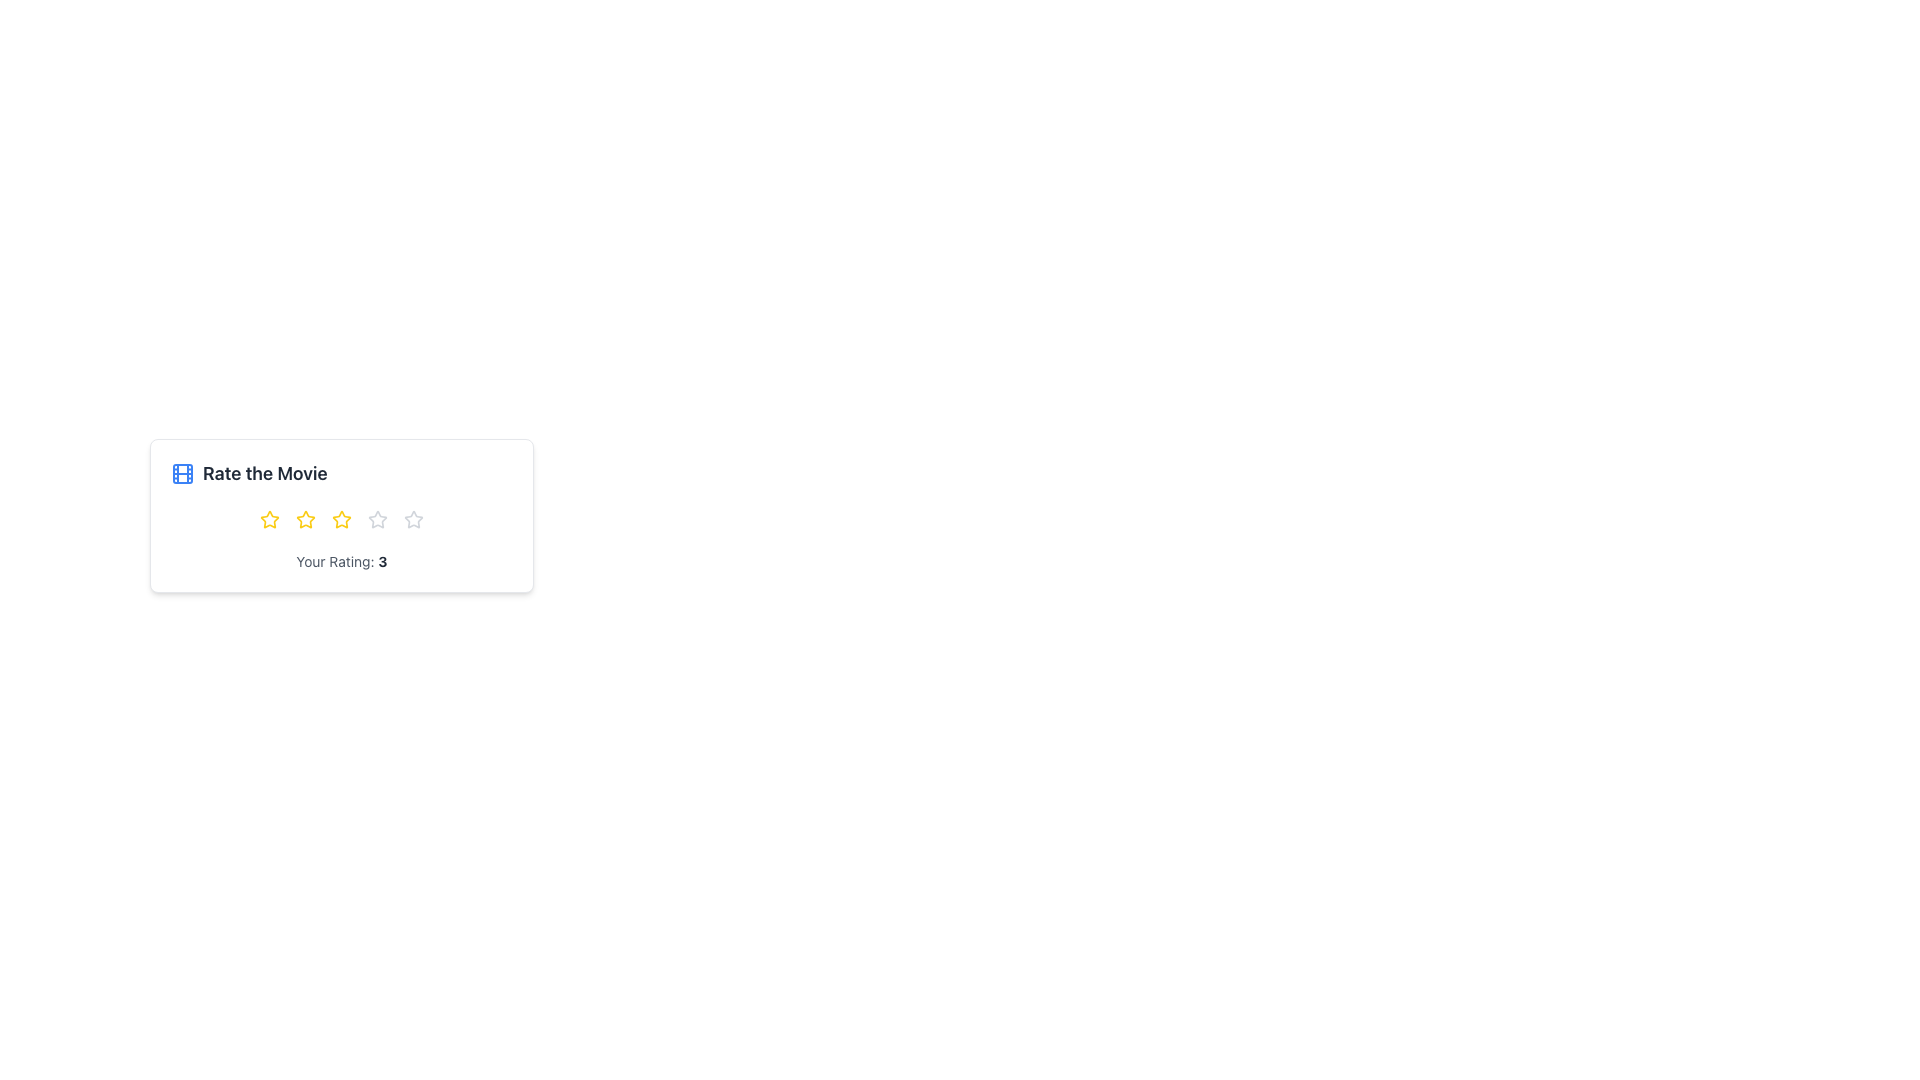 The height and width of the screenshot is (1080, 1920). Describe the element at coordinates (412, 519) in the screenshot. I see `the fifth star icon in the row of five stars below the title 'Rate the Movie'` at that location.